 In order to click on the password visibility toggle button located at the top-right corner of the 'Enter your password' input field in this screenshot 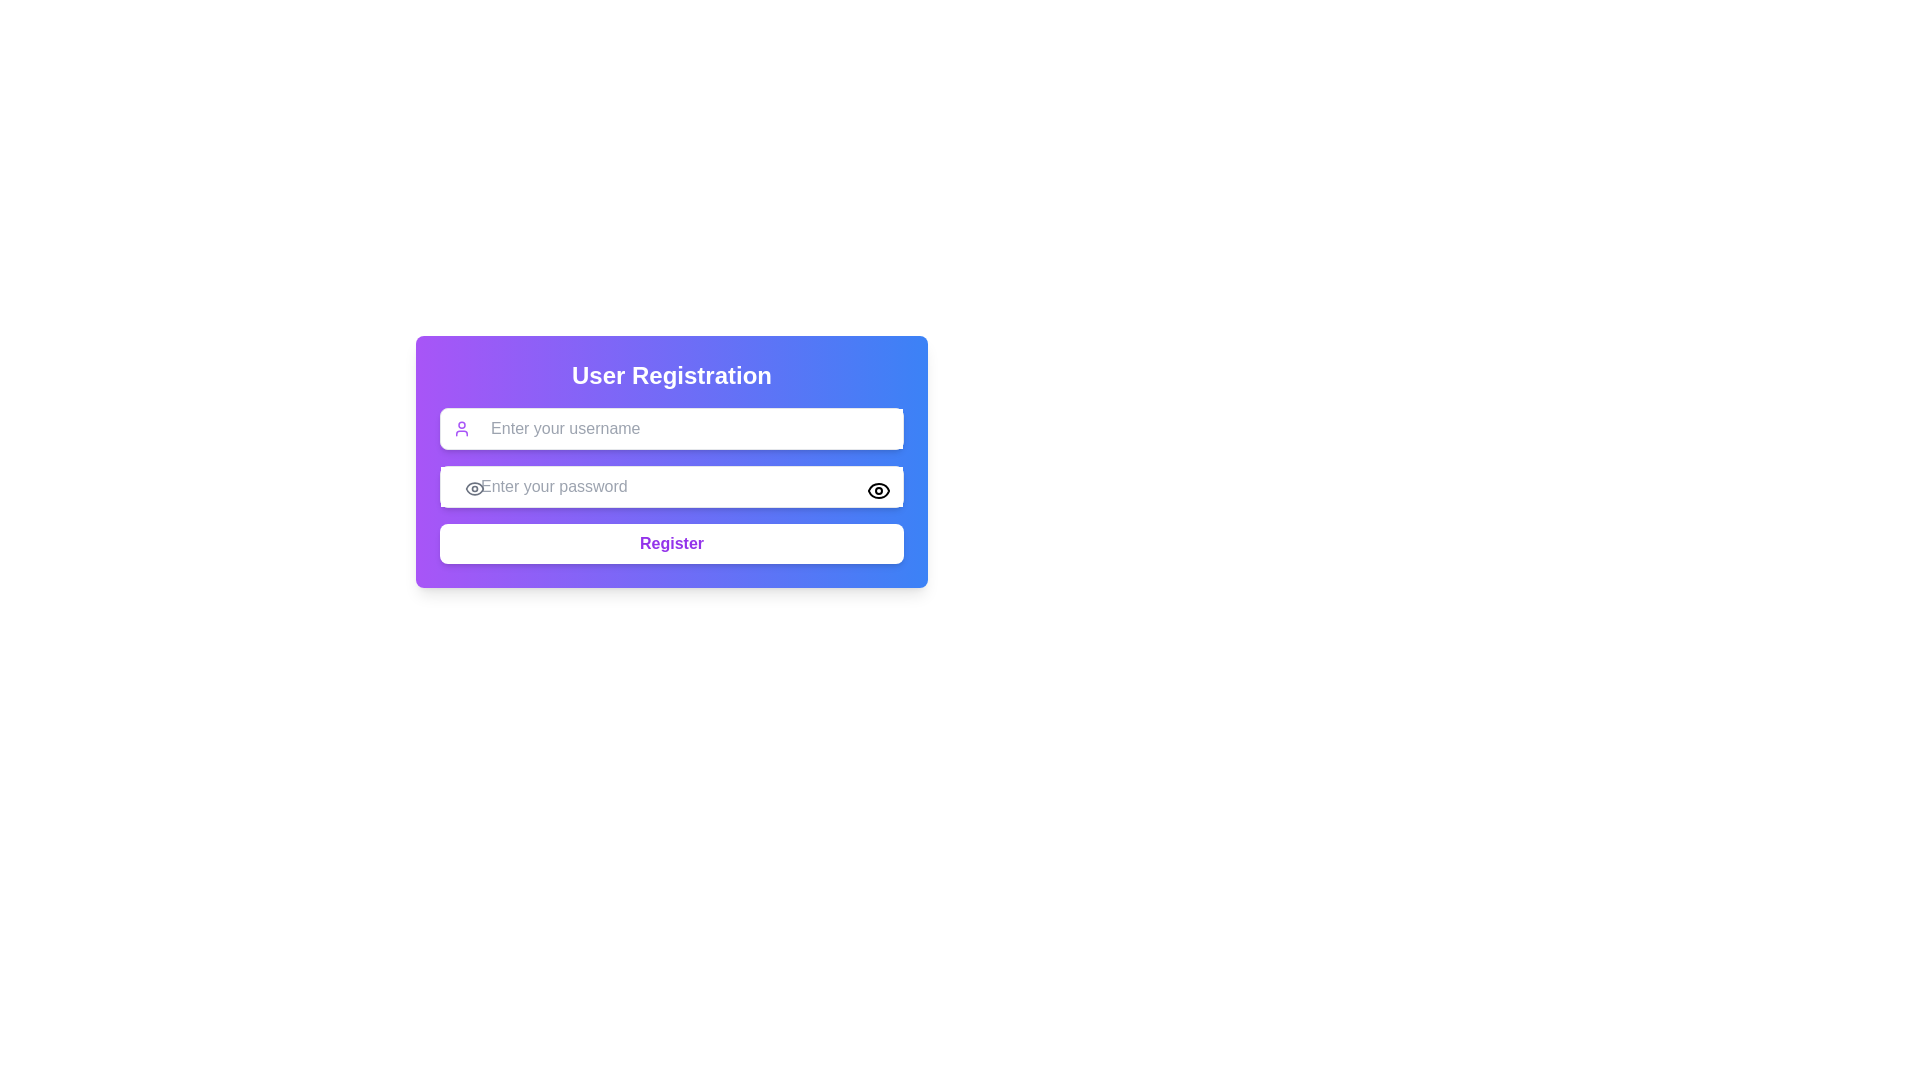, I will do `click(878, 490)`.